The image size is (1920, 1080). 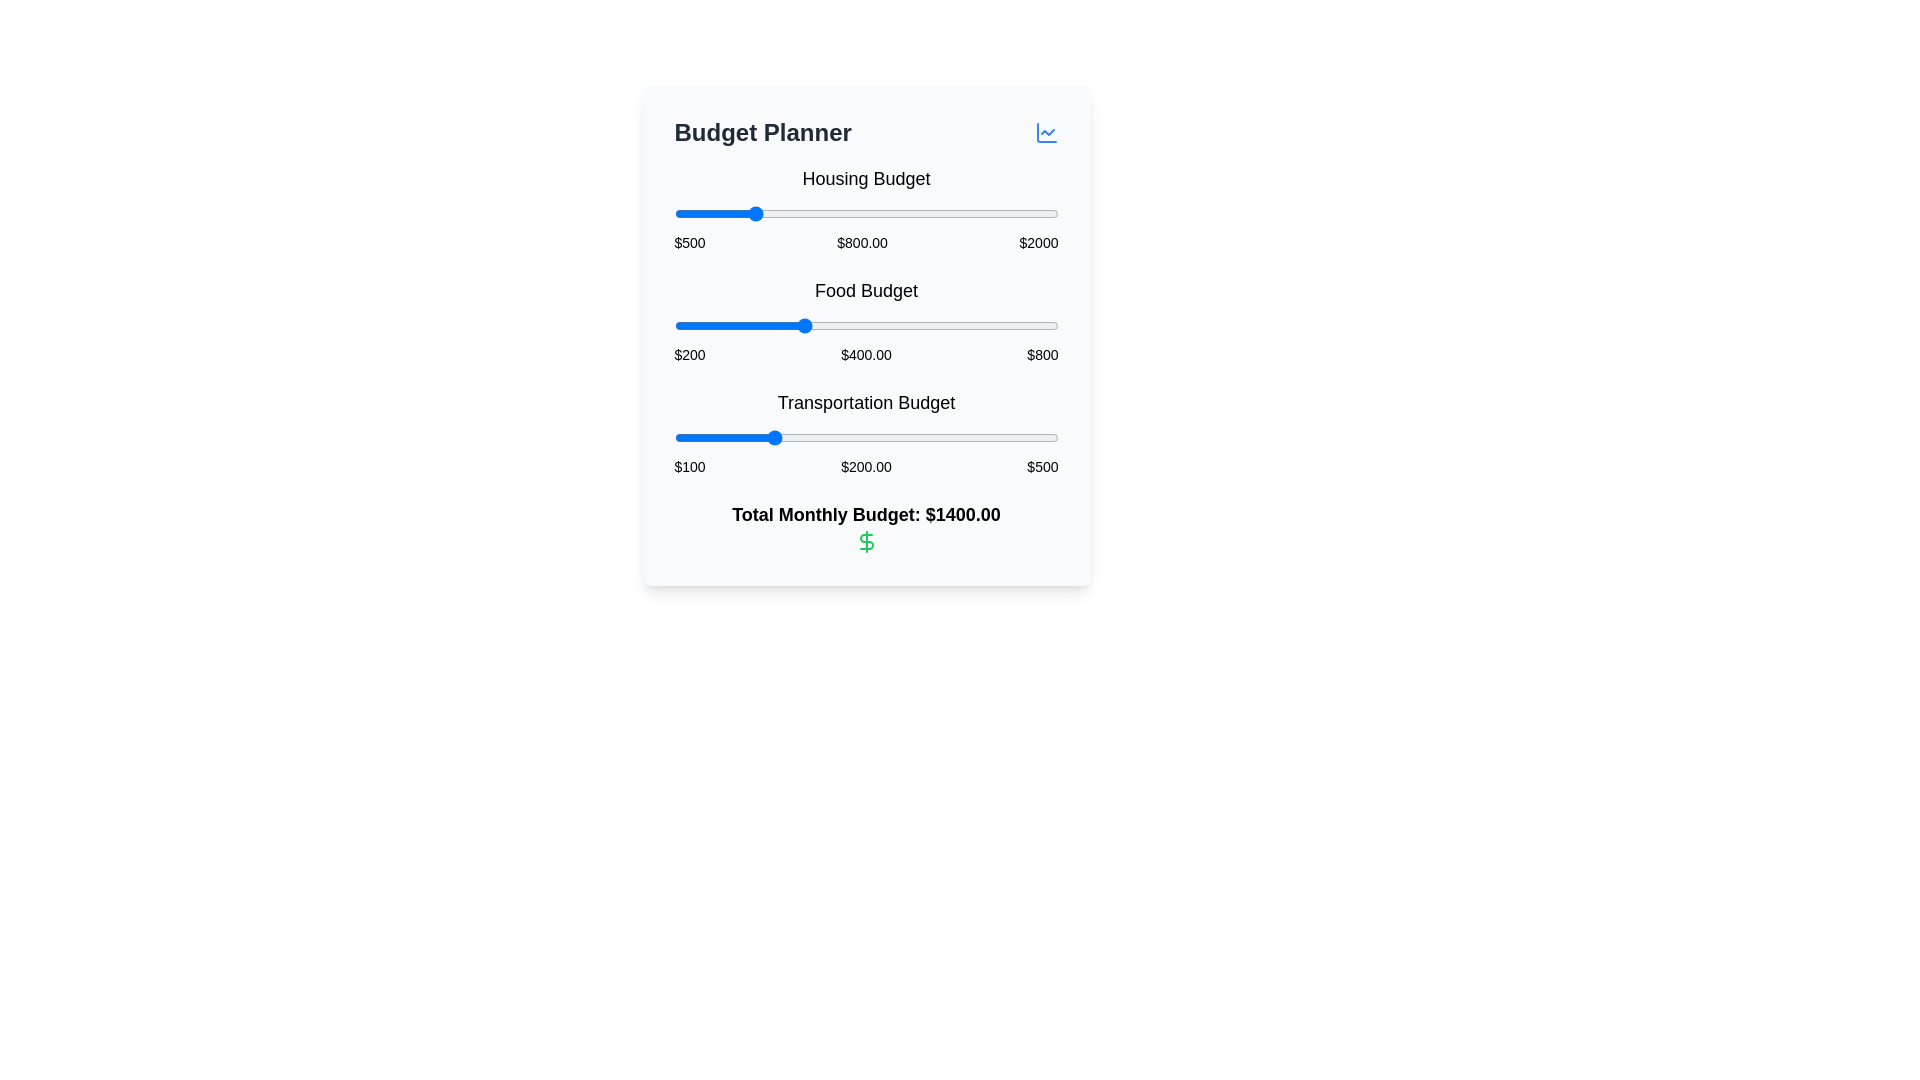 I want to click on the Food Budget slider, so click(x=835, y=325).